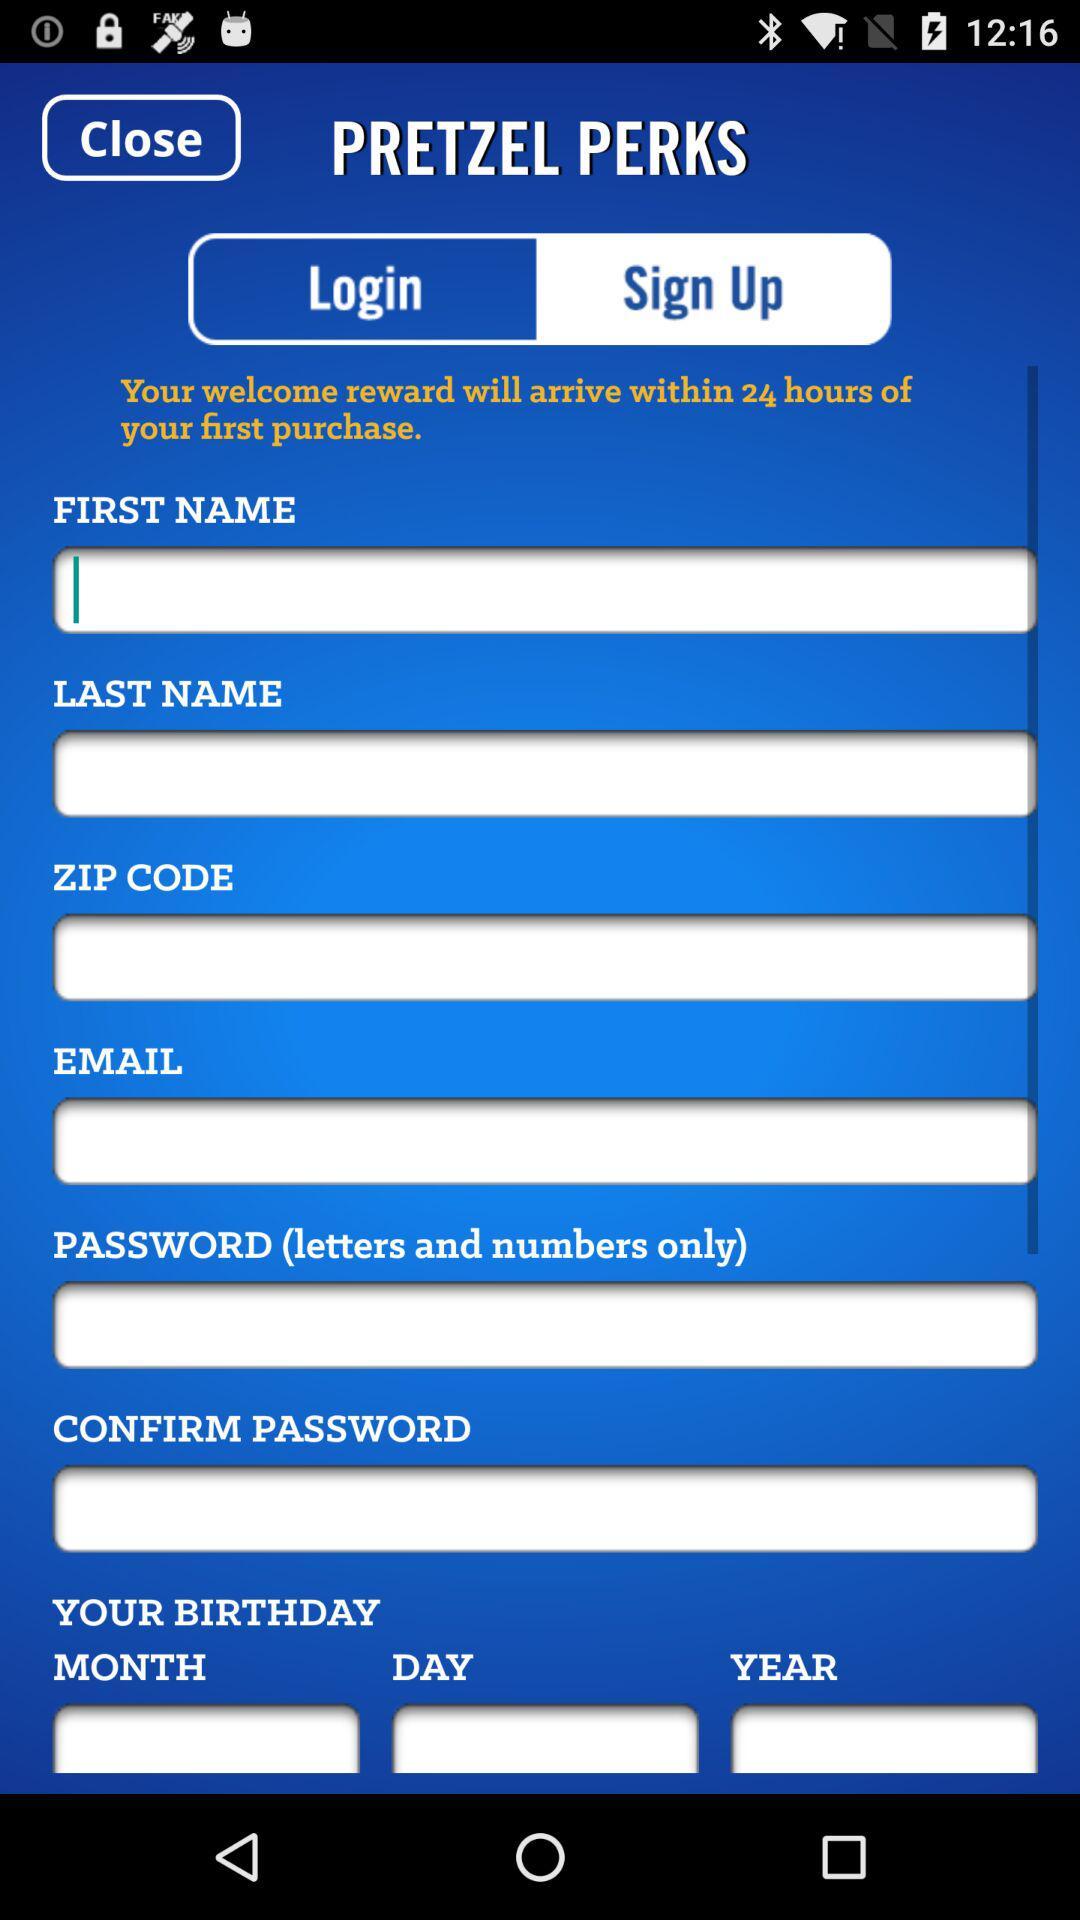 Image resolution: width=1080 pixels, height=1920 pixels. Describe the element at coordinates (545, 1324) in the screenshot. I see `insert password` at that location.